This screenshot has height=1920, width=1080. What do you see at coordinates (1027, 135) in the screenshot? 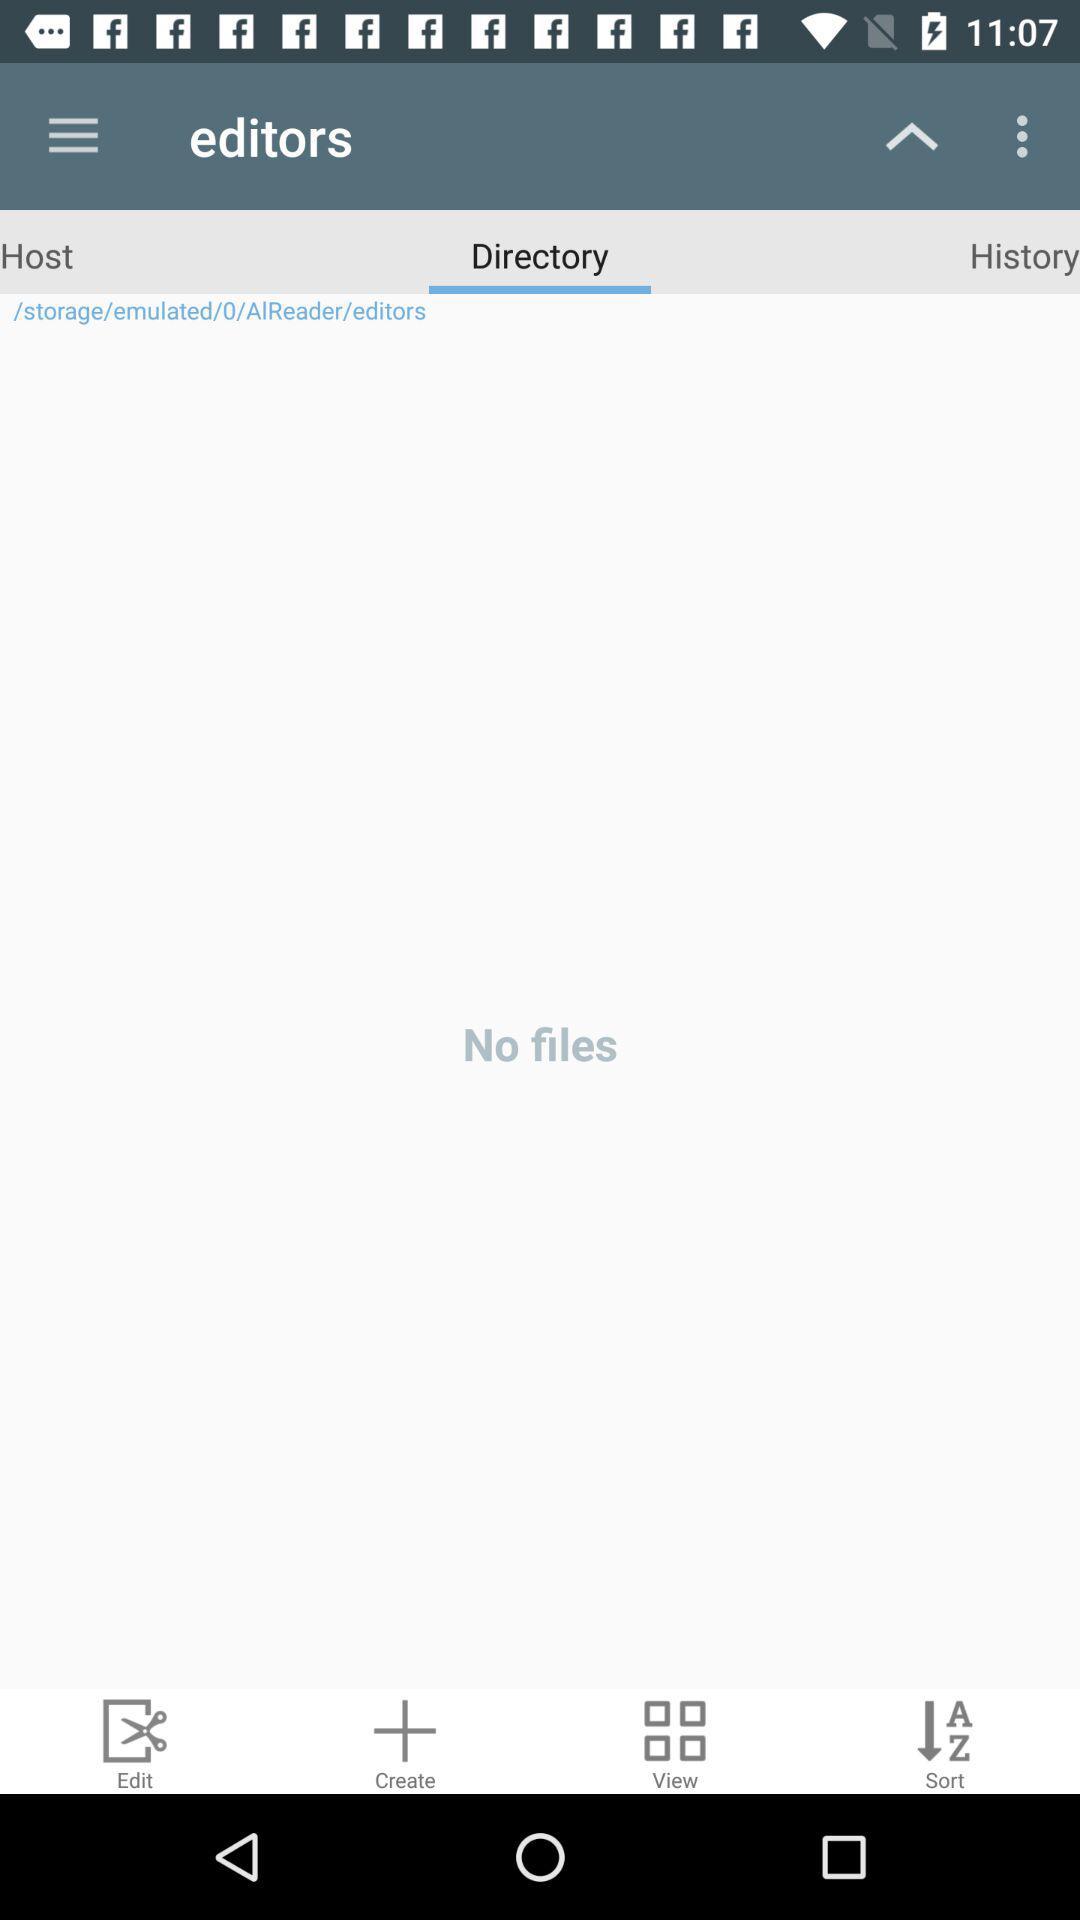
I see `icon above history` at bounding box center [1027, 135].